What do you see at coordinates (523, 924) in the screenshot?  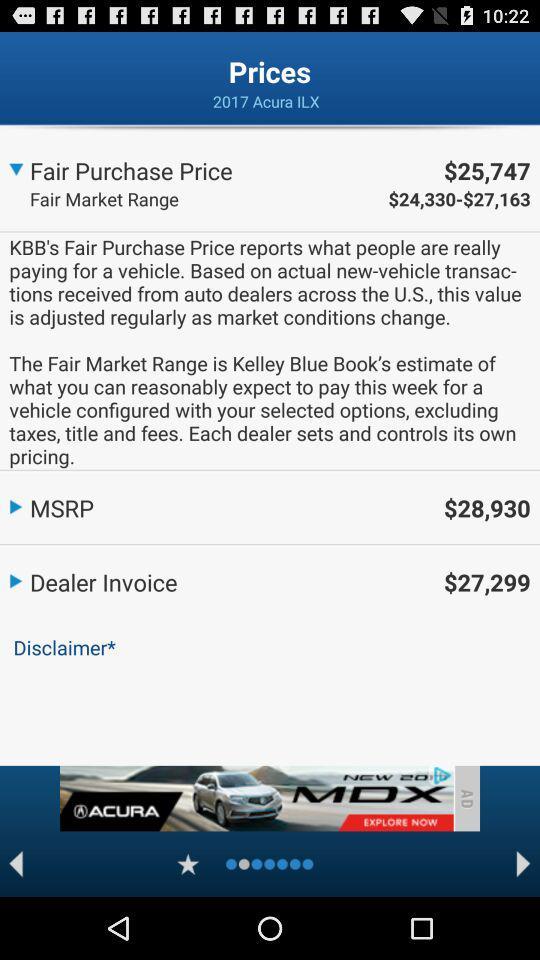 I see `the play icon` at bounding box center [523, 924].